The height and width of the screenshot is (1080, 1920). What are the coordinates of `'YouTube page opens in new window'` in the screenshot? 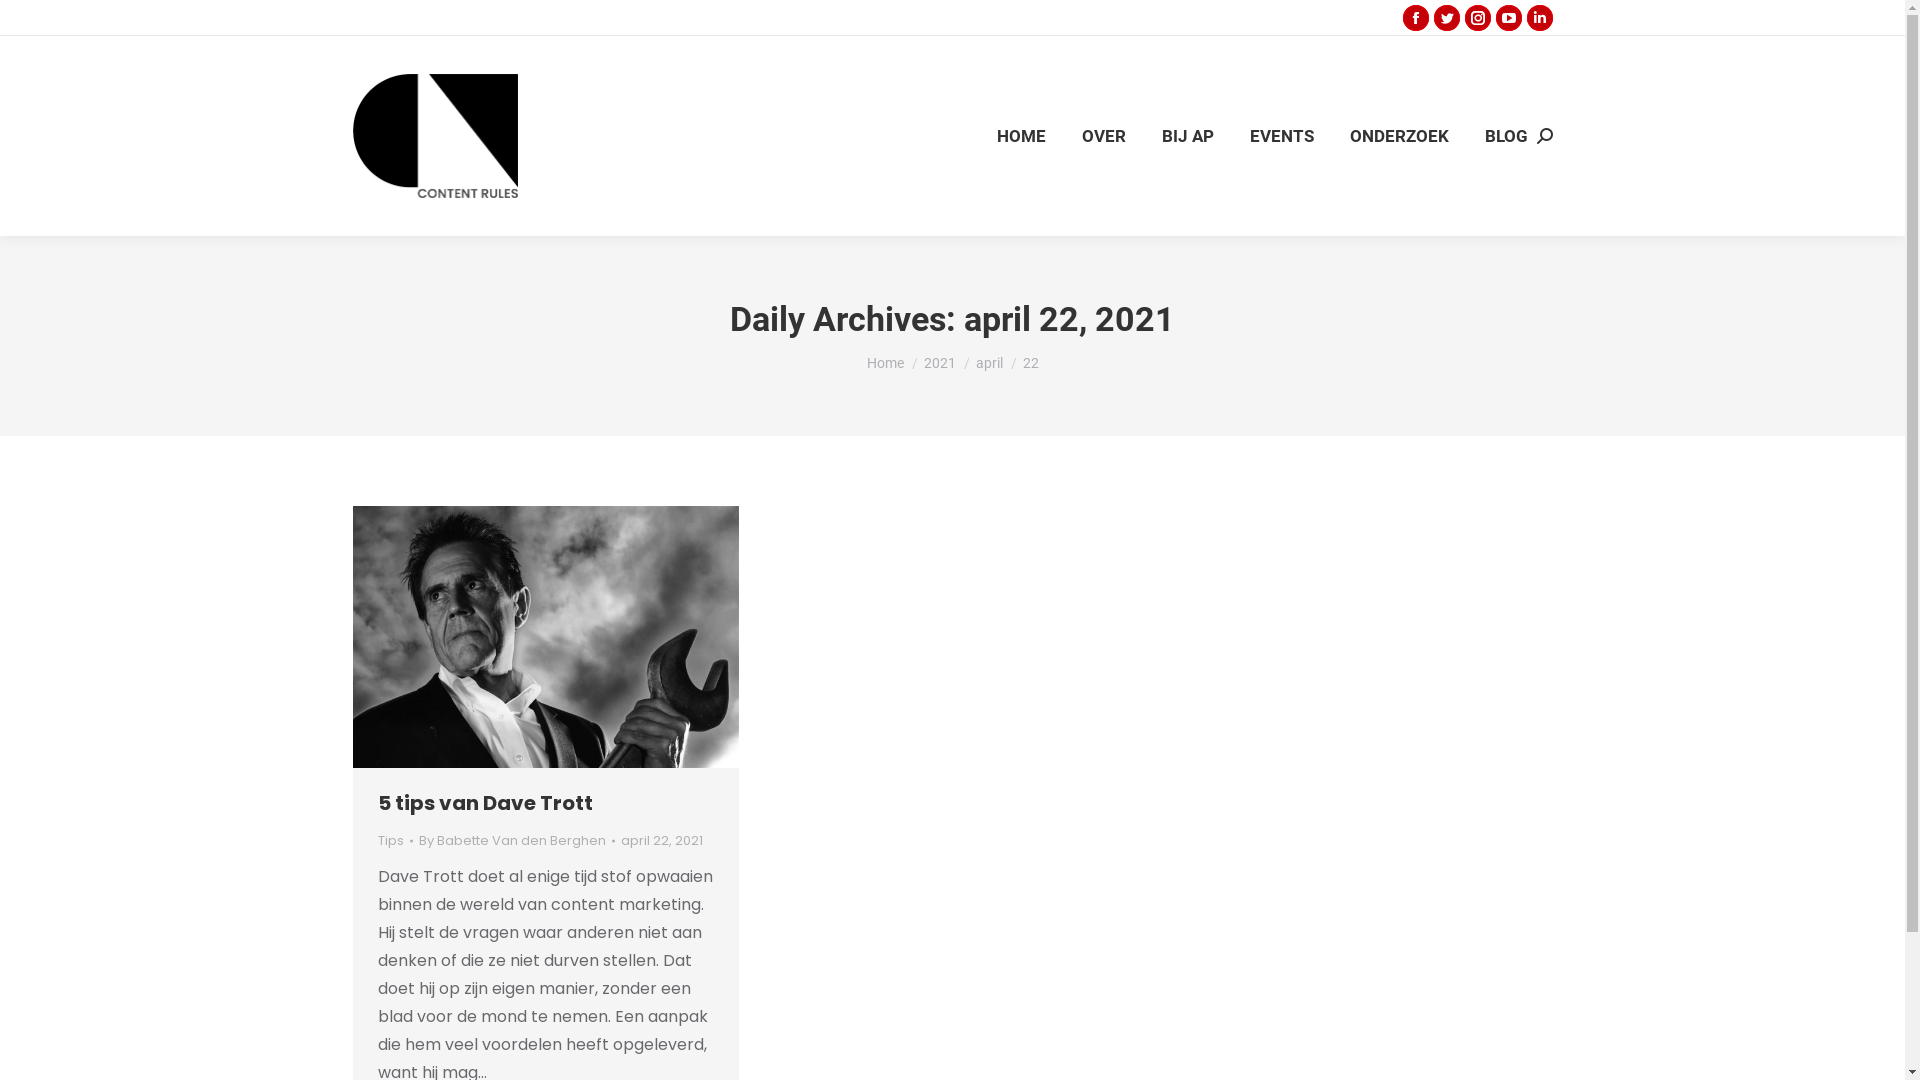 It's located at (1508, 18).